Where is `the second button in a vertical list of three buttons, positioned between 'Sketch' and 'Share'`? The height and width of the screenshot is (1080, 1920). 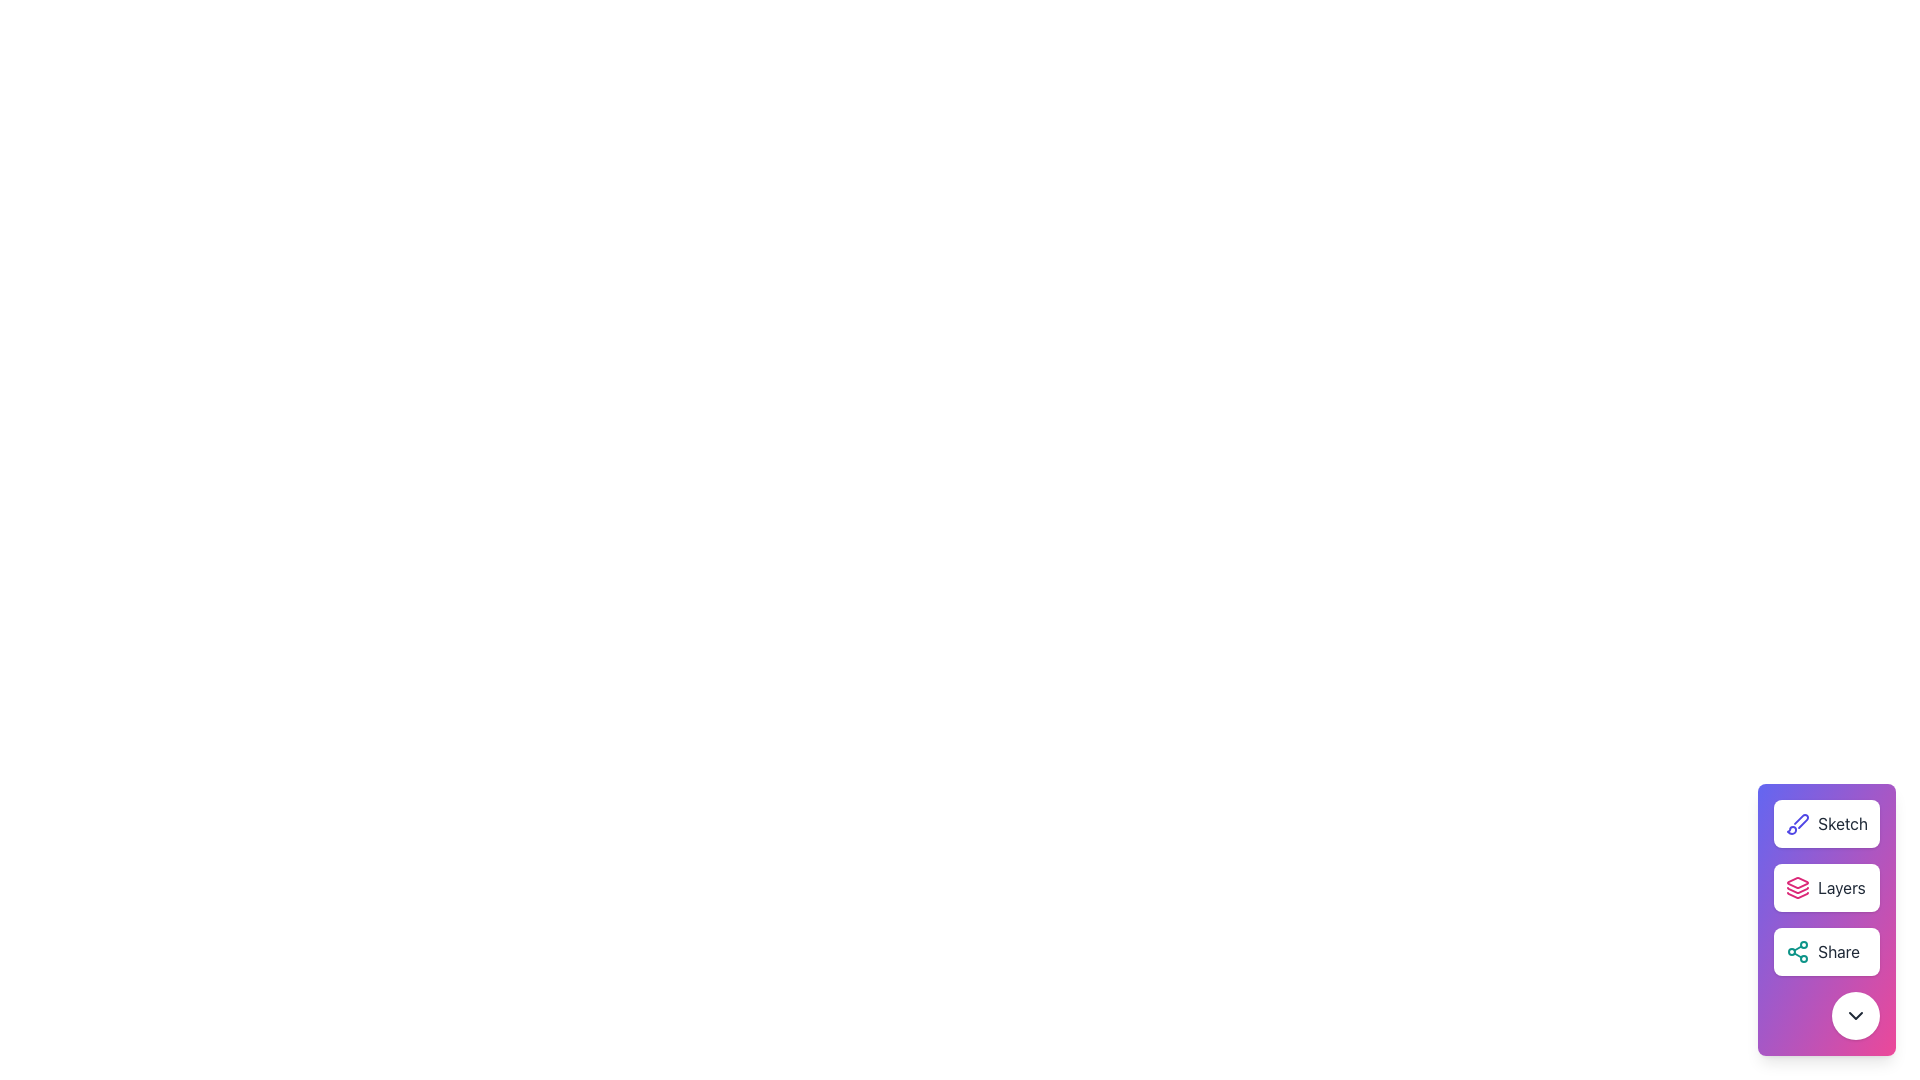 the second button in a vertical list of three buttons, positioned between 'Sketch' and 'Share' is located at coordinates (1827, 886).